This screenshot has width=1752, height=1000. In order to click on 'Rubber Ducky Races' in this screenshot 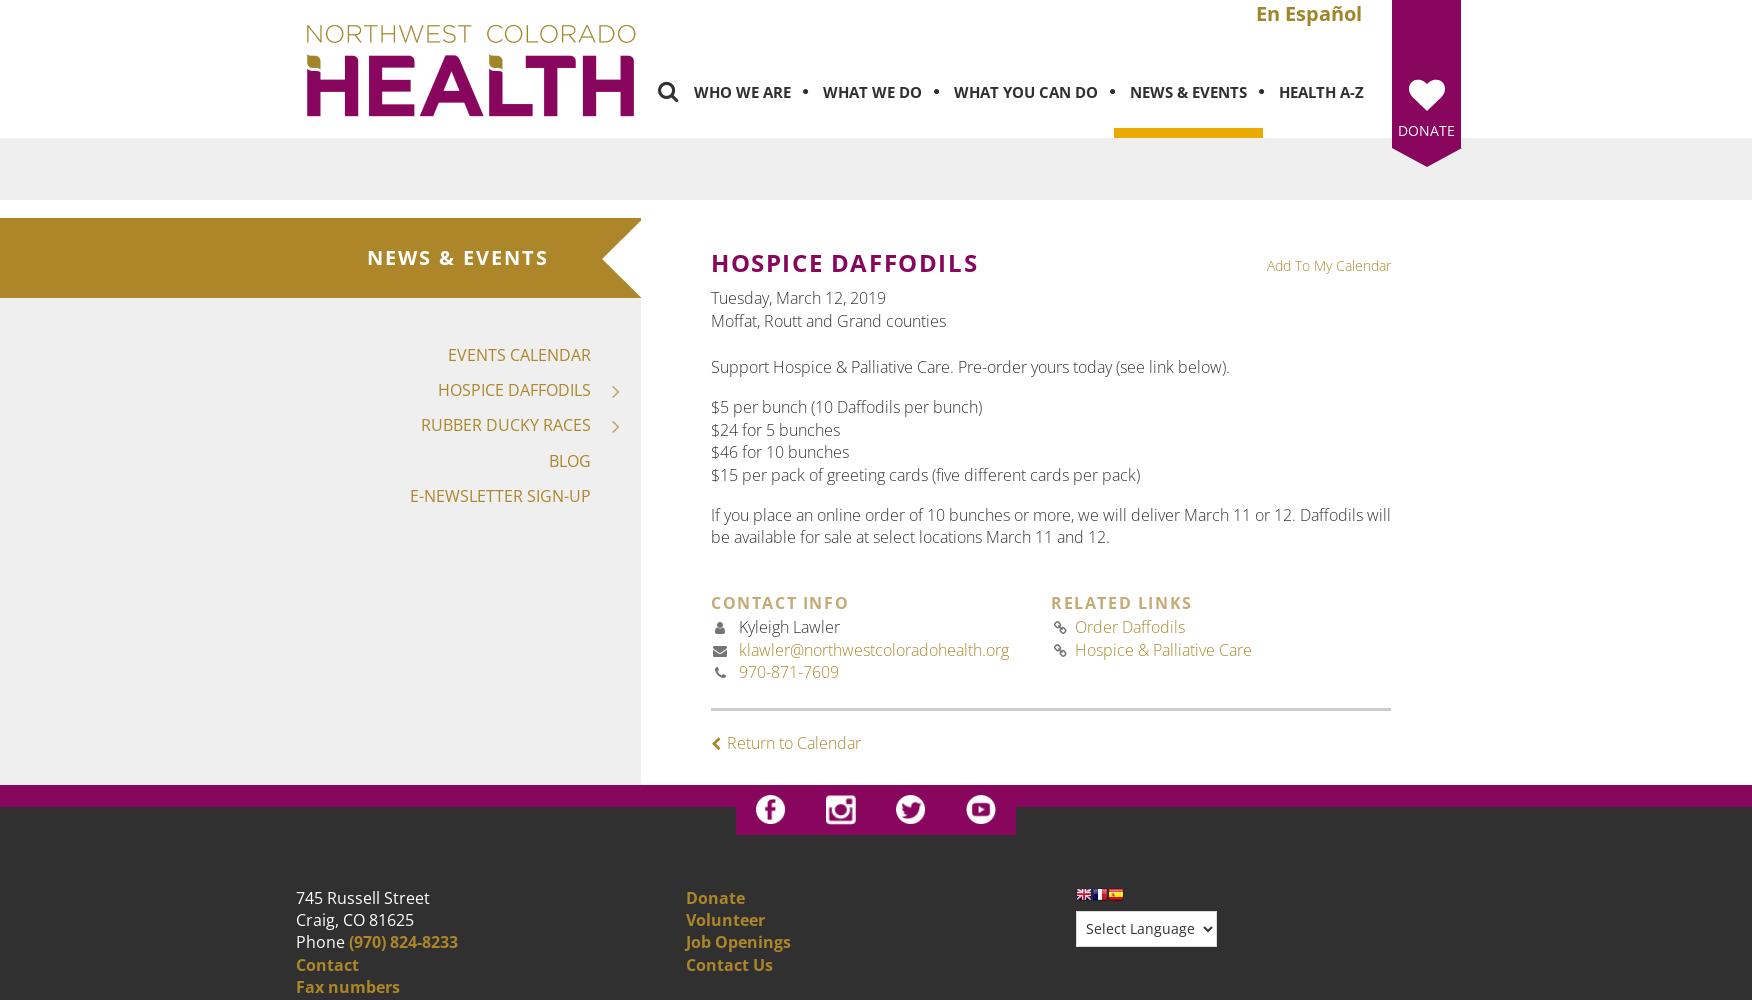, I will do `click(505, 425)`.